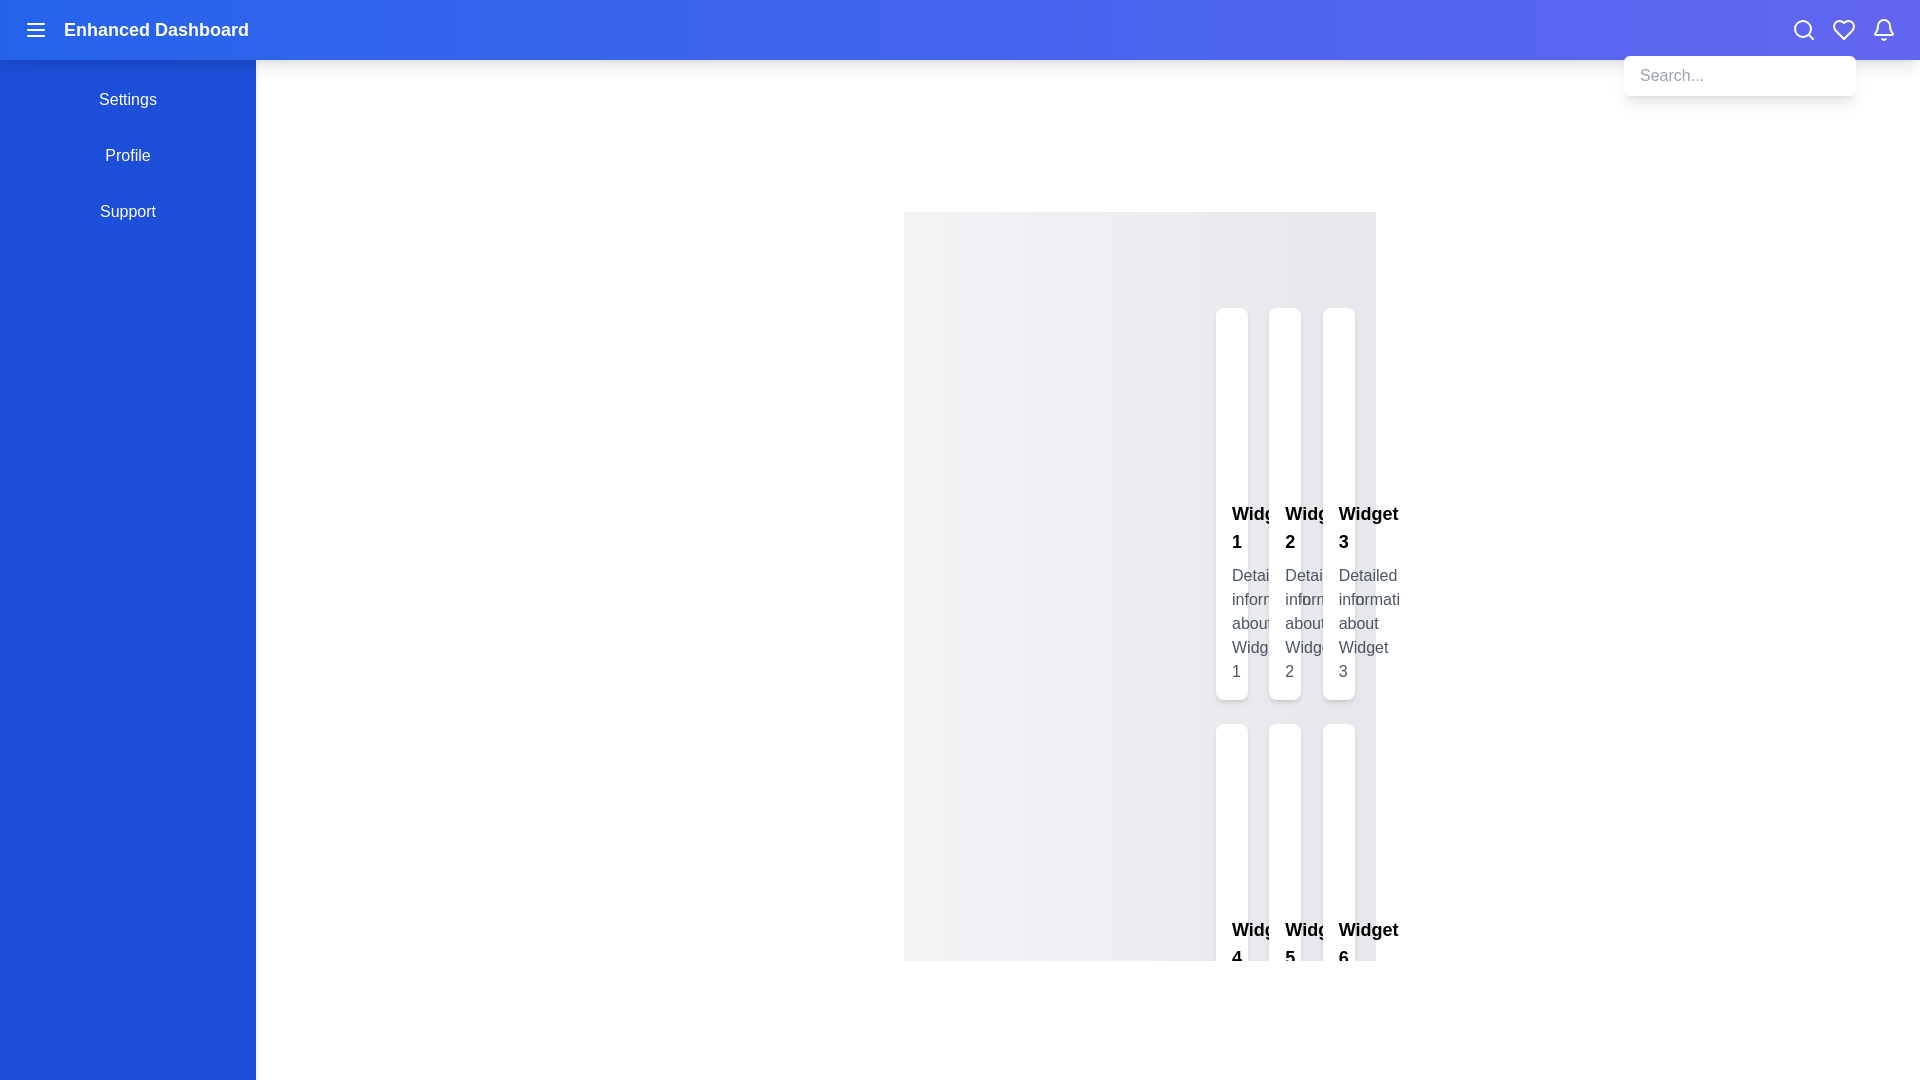 This screenshot has height=1080, width=1920. I want to click on the 'Settings' button located in the left sidebar, so click(127, 100).